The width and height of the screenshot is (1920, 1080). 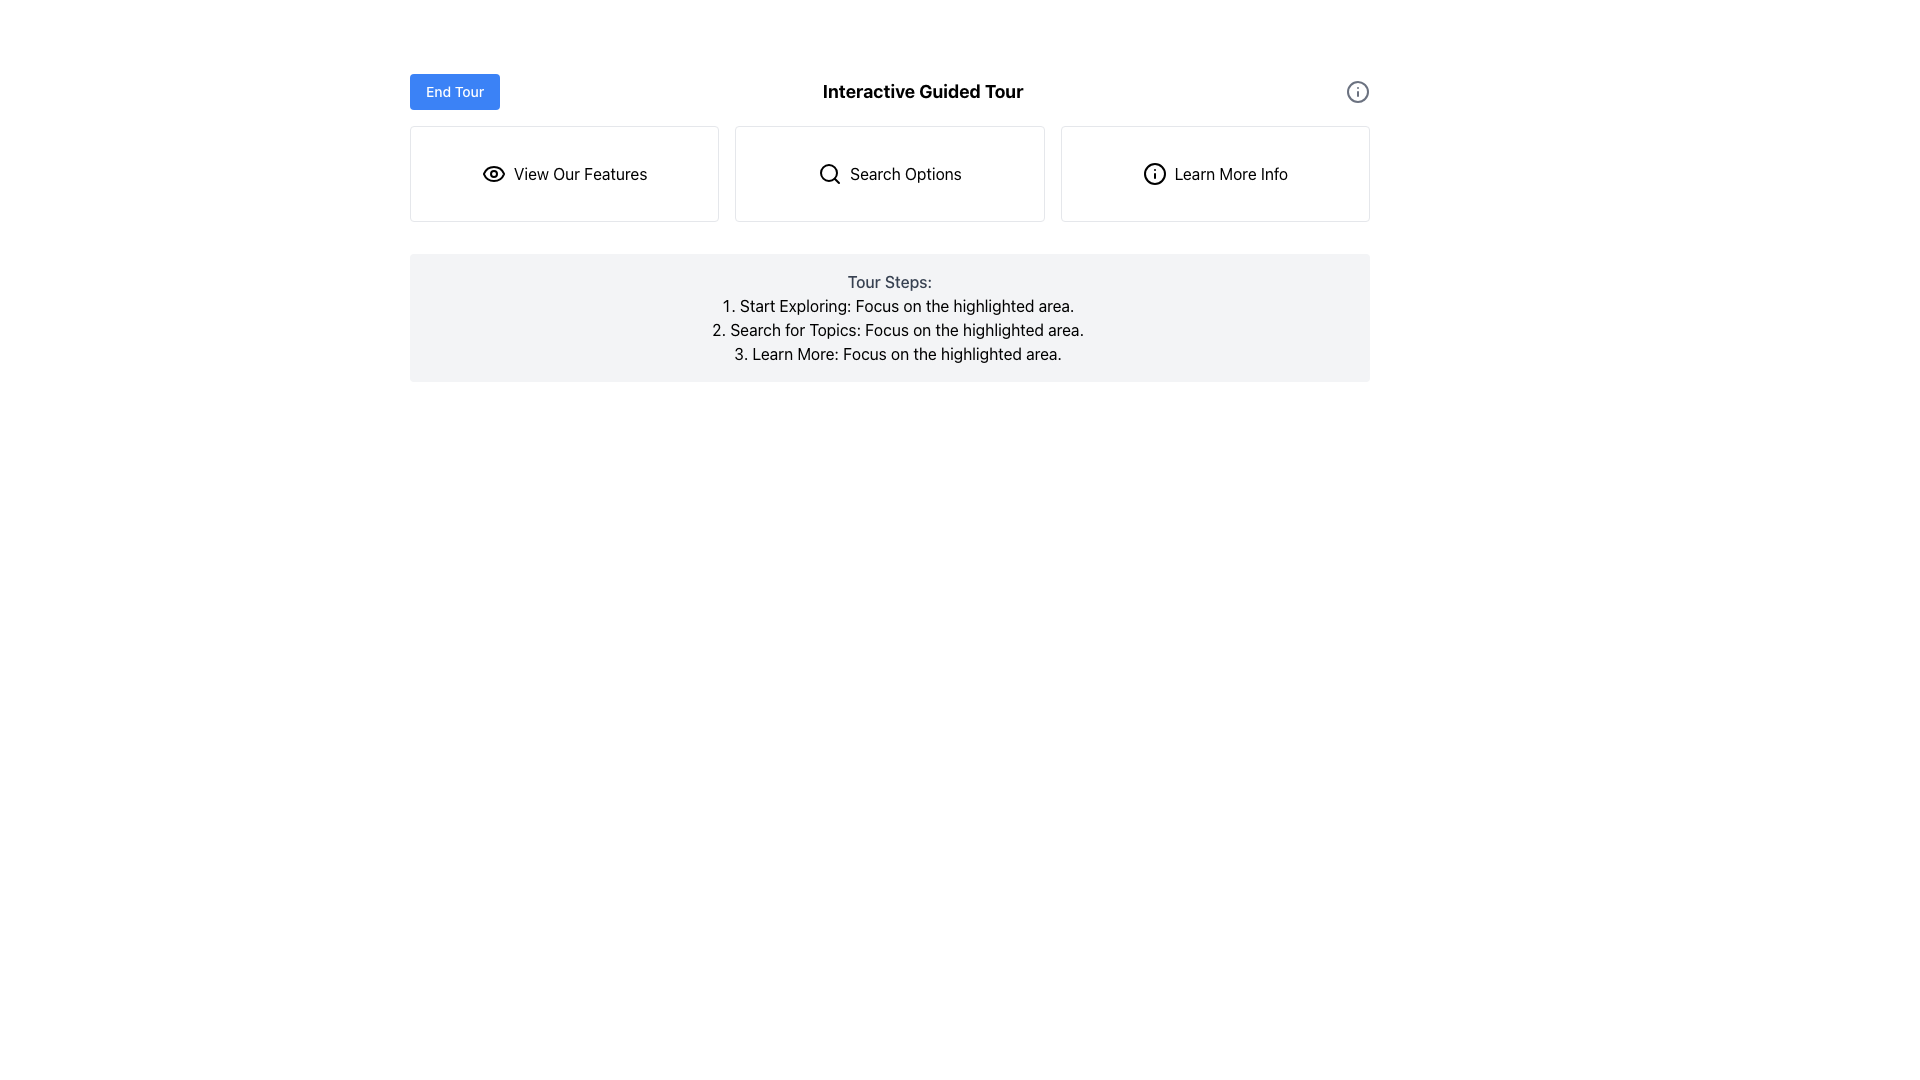 What do you see at coordinates (1214, 172) in the screenshot?
I see `the 'Learn More Info' button, which is a rectangular box with rounded corners containing an 'i' icon and bordered styling` at bounding box center [1214, 172].